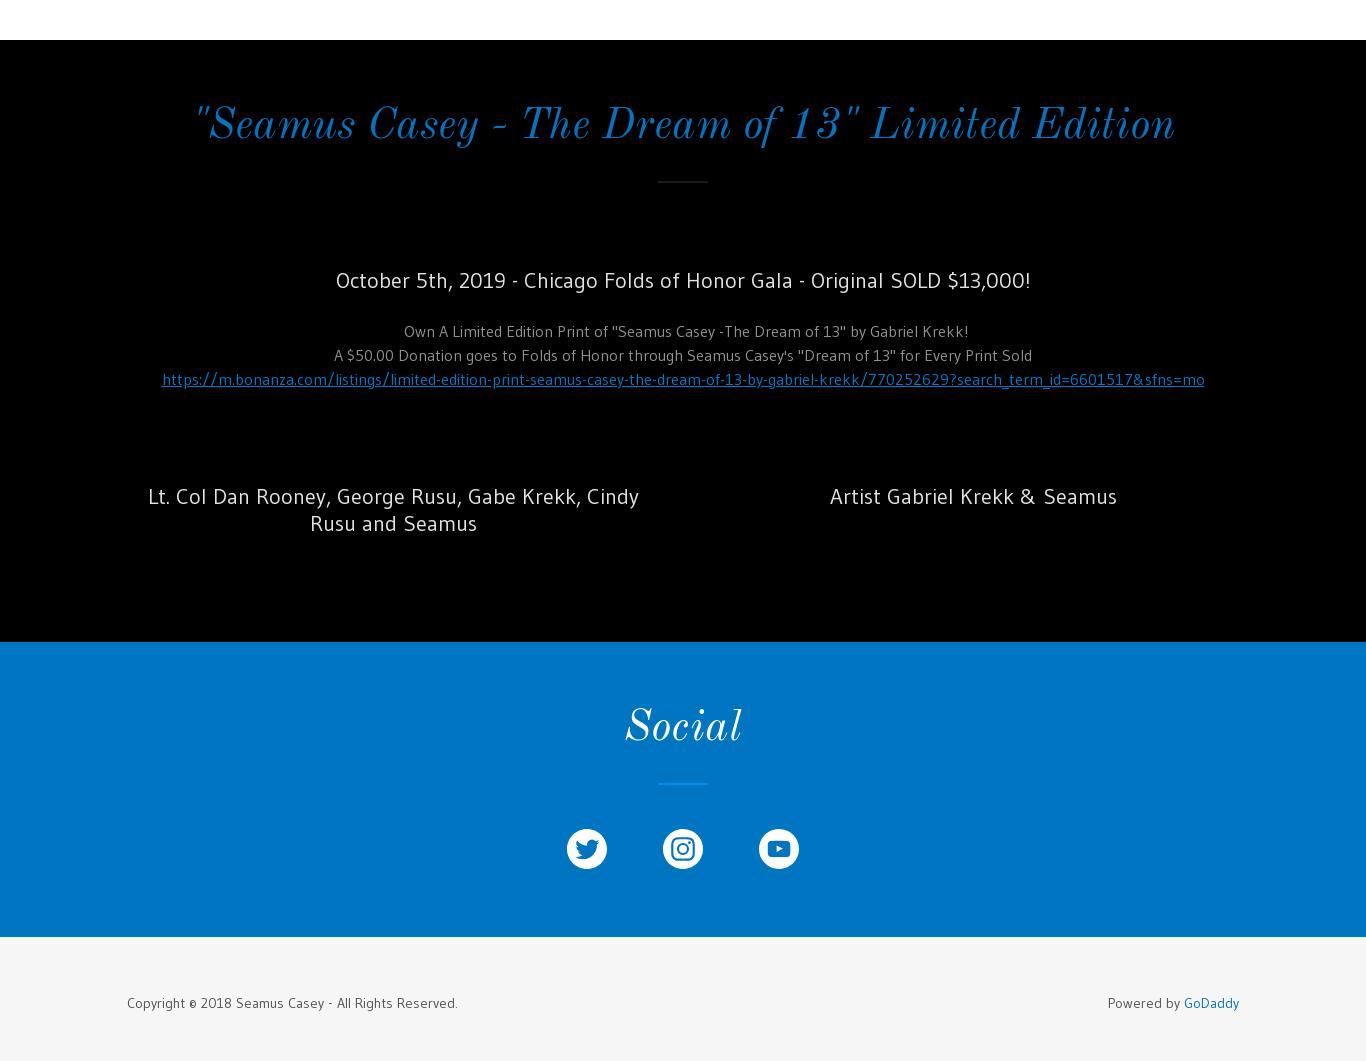 The image size is (1366, 1061). Describe the element at coordinates (1211, 1001) in the screenshot. I see `'GoDaddy'` at that location.